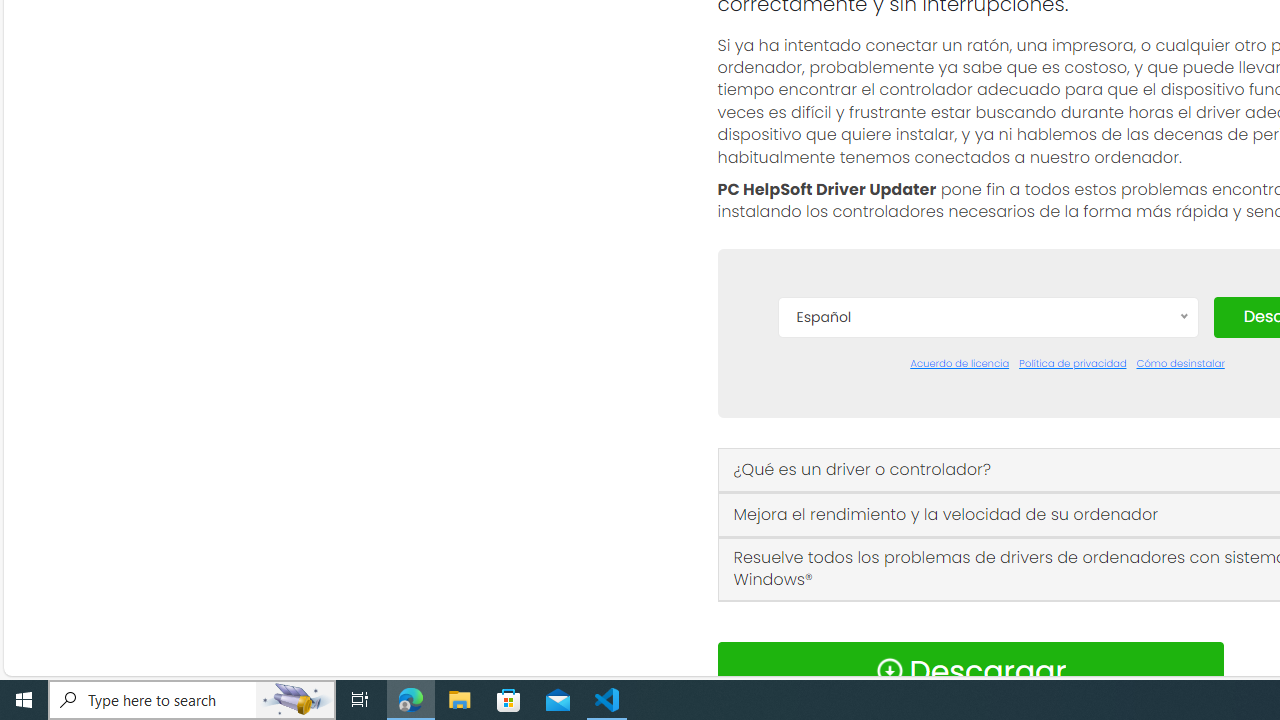 This screenshot has width=1280, height=720. Describe the element at coordinates (960, 363) in the screenshot. I see `'Acuerdo de licencia'` at that location.